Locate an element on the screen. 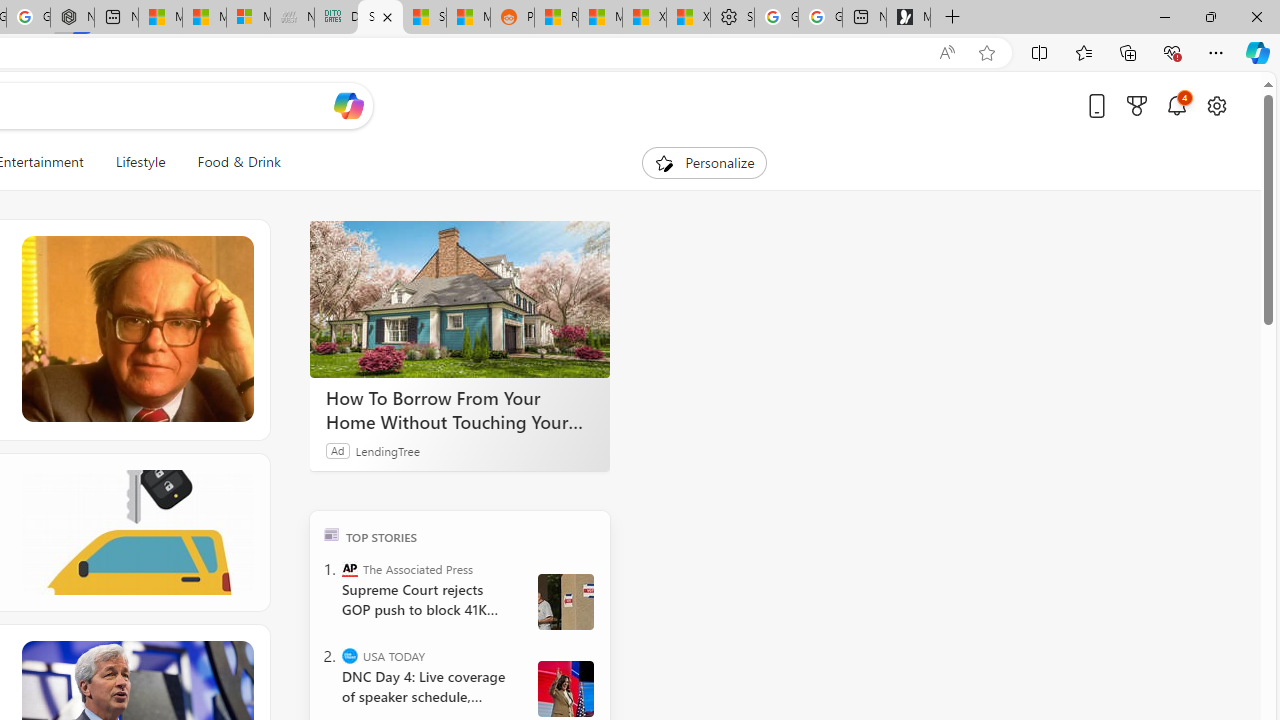 This screenshot has width=1280, height=720. 'Microsoft rewards' is located at coordinates (1137, 105).